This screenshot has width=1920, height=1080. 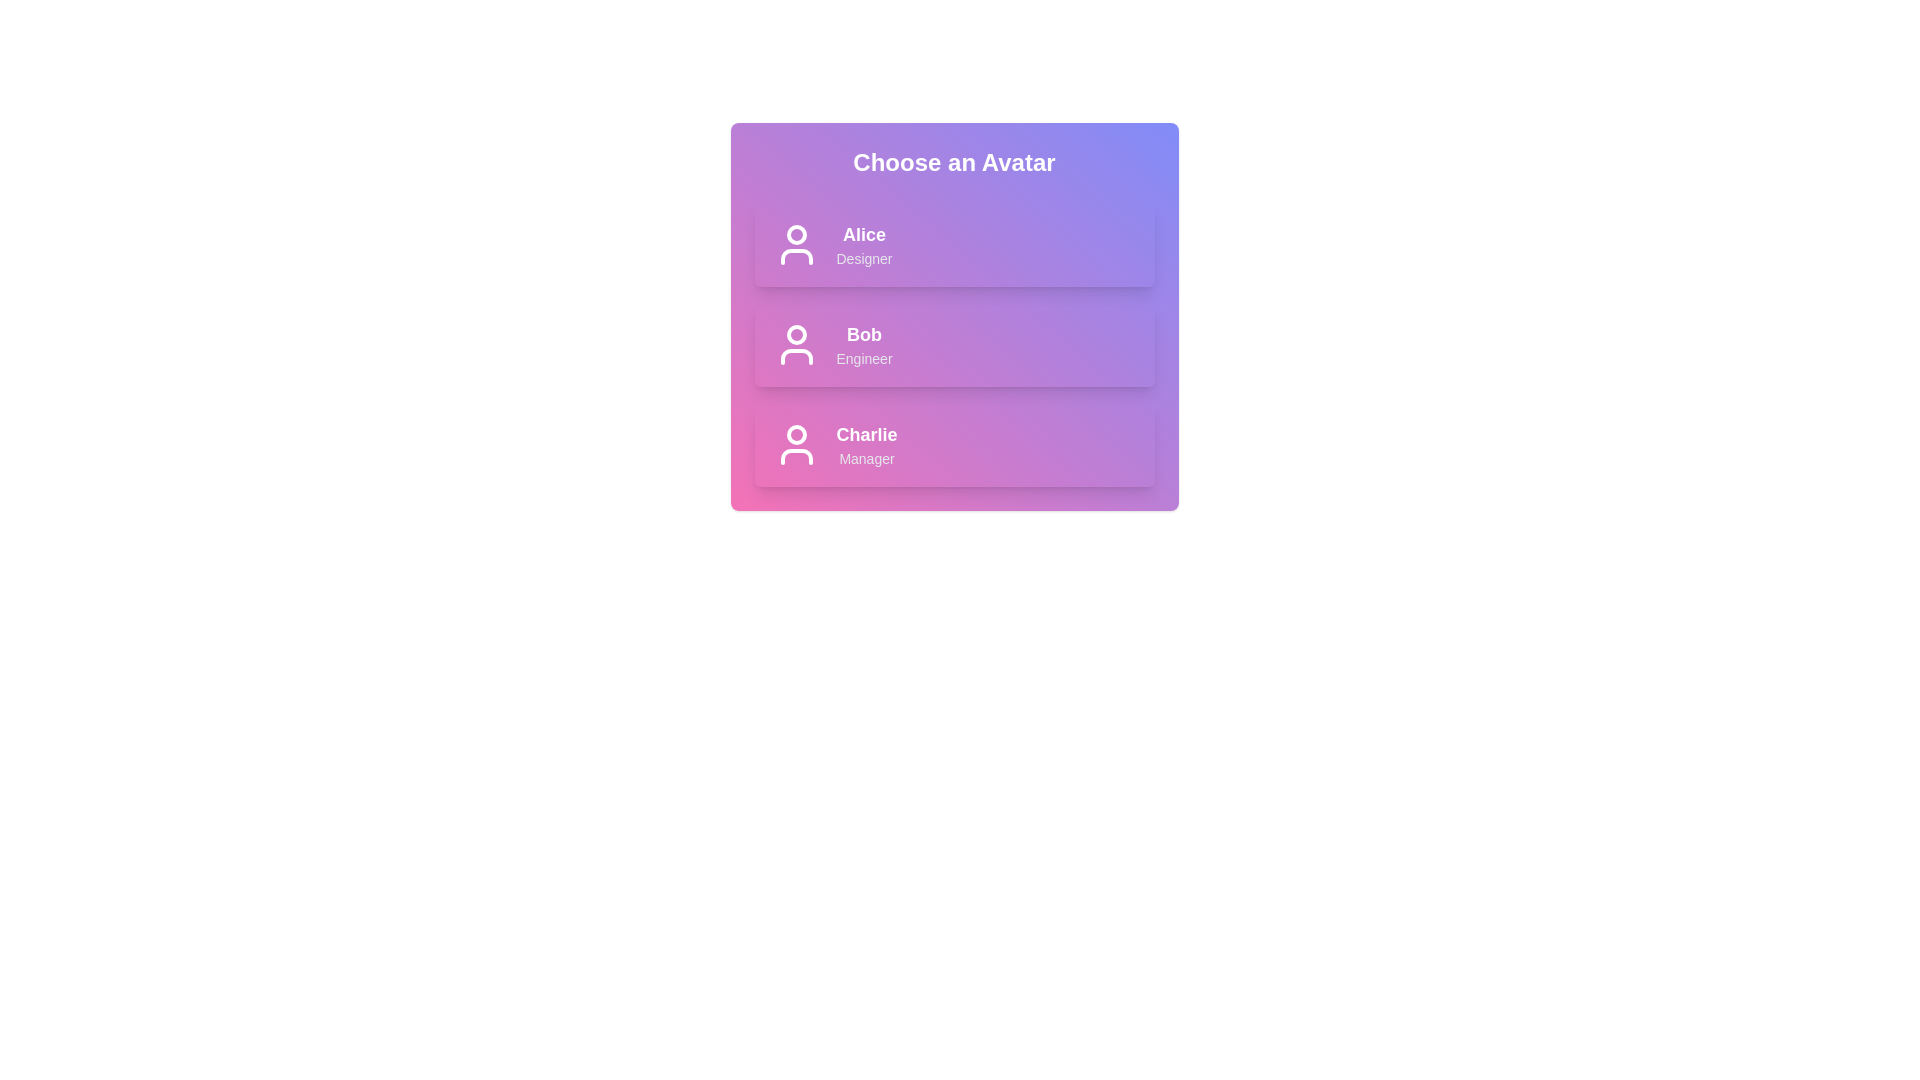 I want to click on the Text Display that shows 'Charlie' in bold white text and 'Manager' in smaller gray text, located in the bottom entry of the 'Choose an Avatar' list, to the right of a white user icon, so click(x=867, y=443).